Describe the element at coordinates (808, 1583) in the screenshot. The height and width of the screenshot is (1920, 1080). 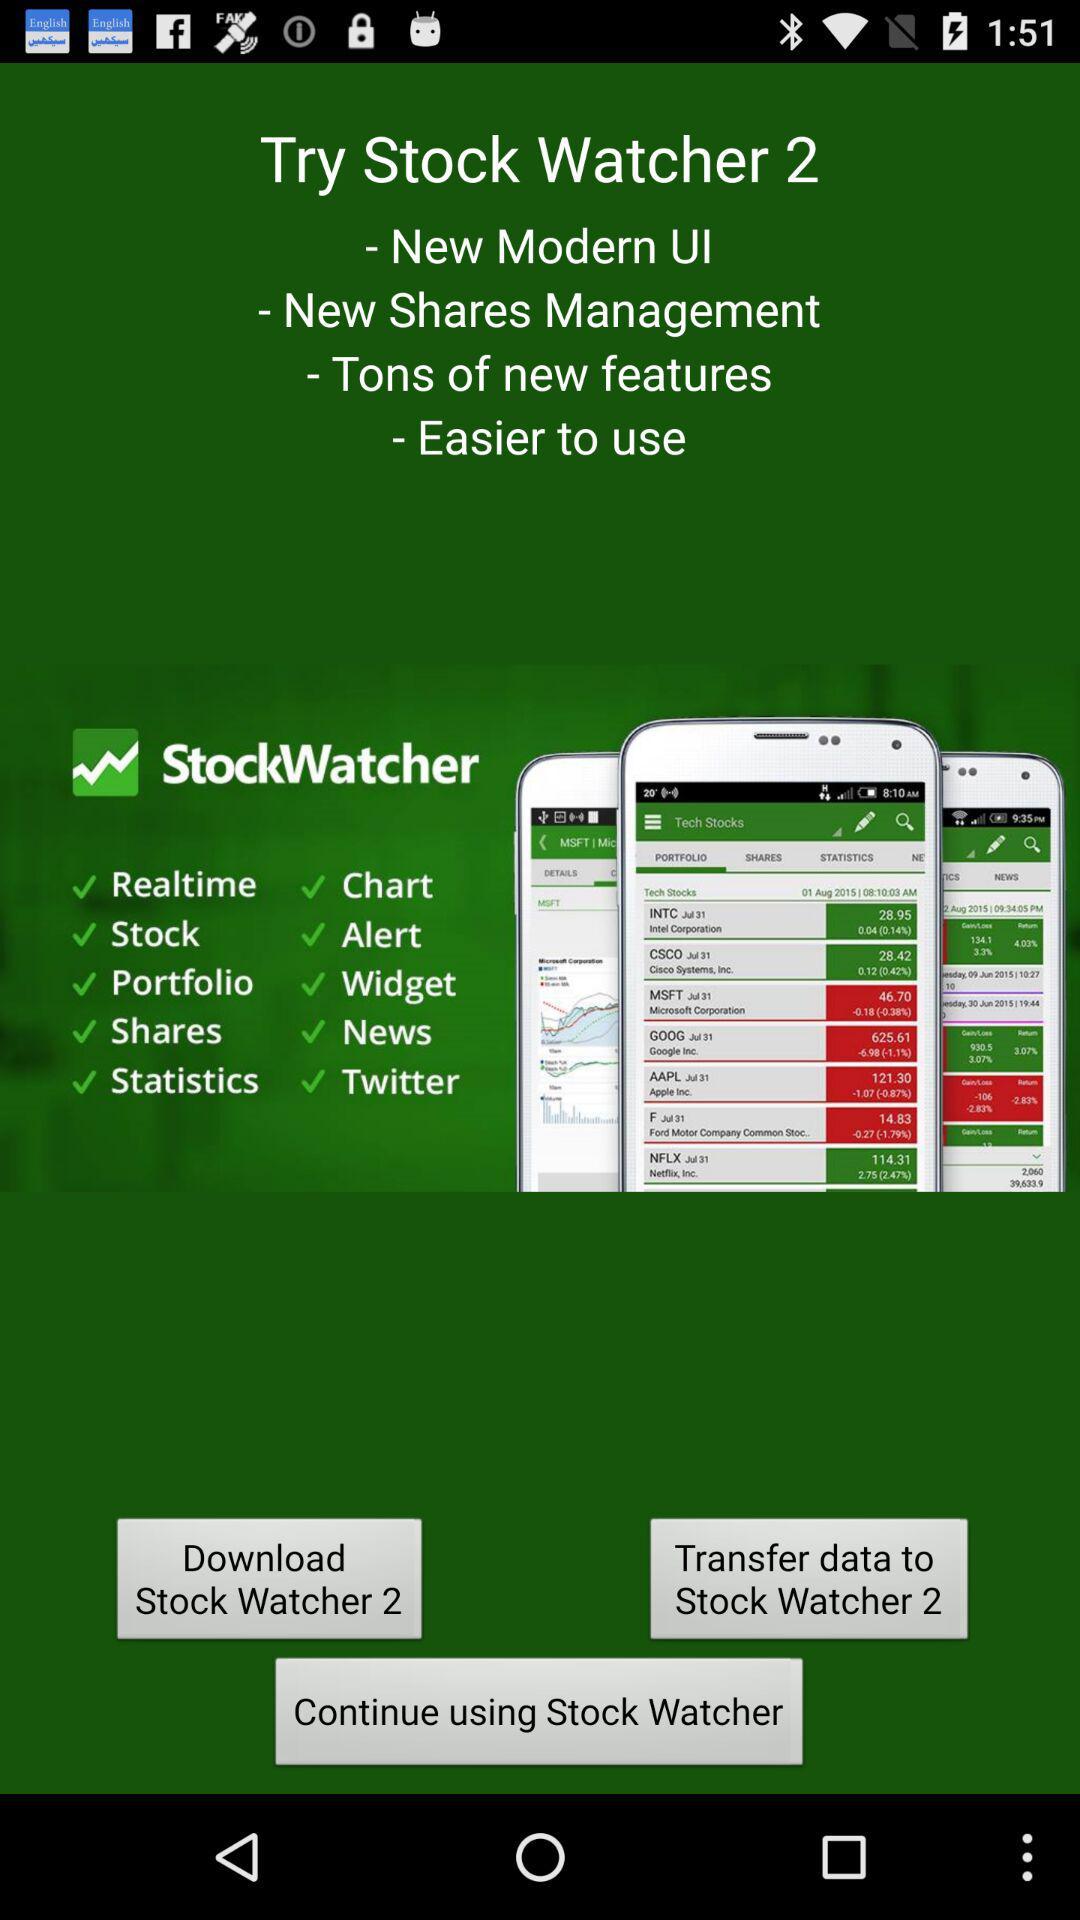
I see `the transfer data to button` at that location.